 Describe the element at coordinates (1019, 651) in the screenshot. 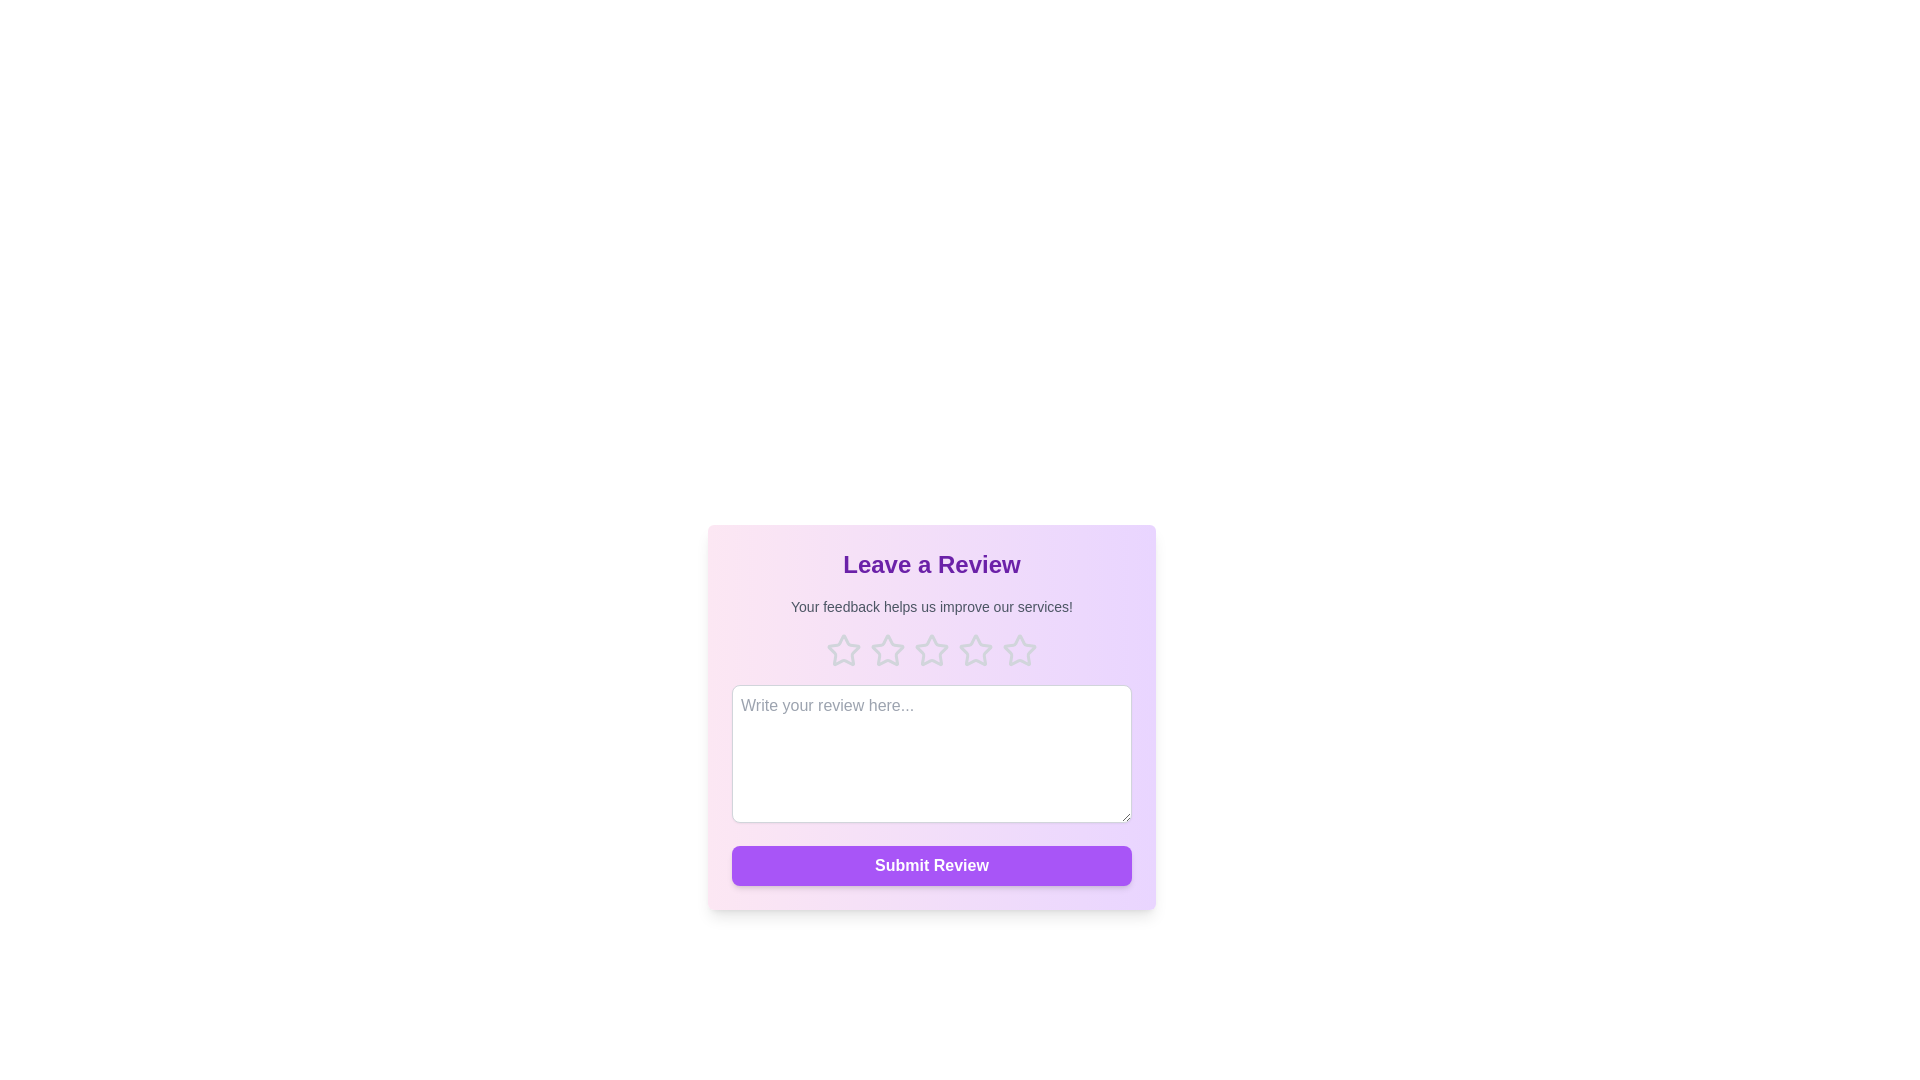

I see `the 5 star to highlight it` at that location.